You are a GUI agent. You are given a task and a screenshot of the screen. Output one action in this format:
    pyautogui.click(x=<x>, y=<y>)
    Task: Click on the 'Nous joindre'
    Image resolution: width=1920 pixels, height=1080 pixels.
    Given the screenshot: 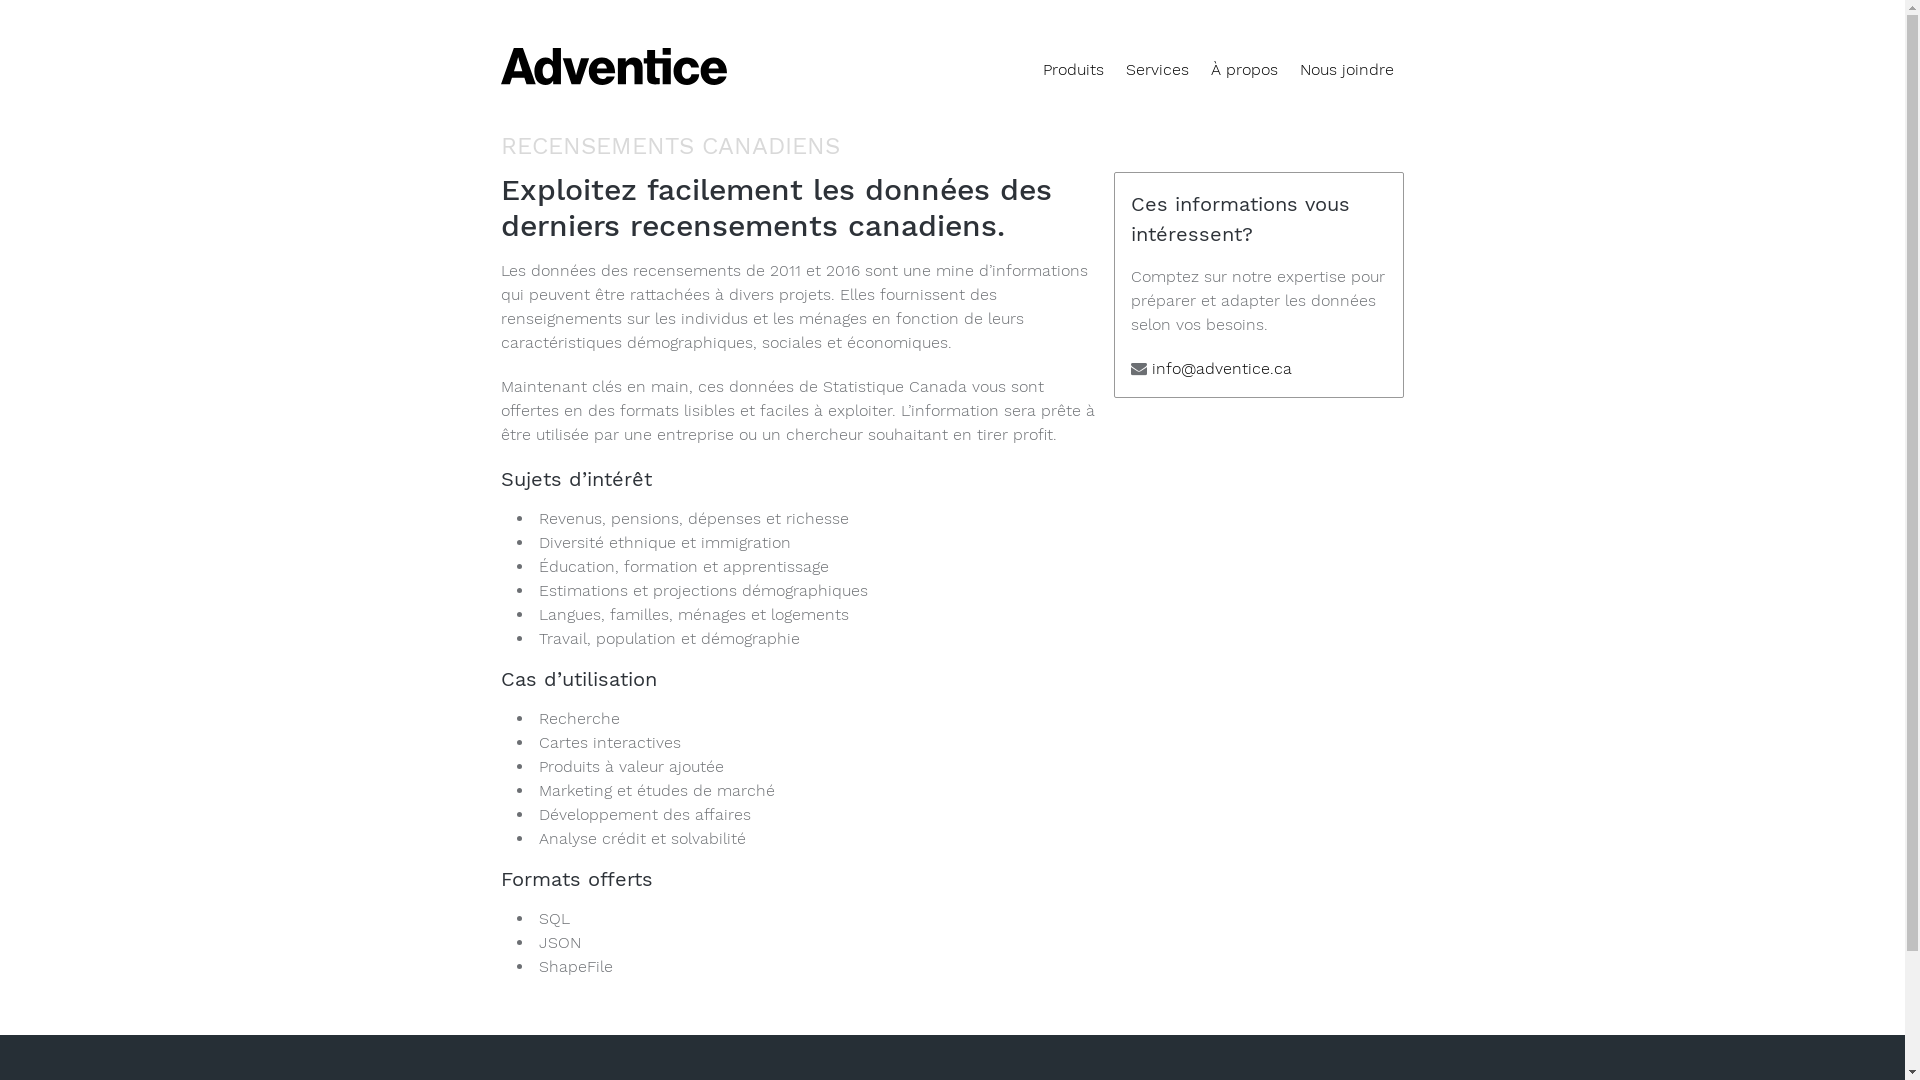 What is the action you would take?
    pyautogui.click(x=1345, y=68)
    